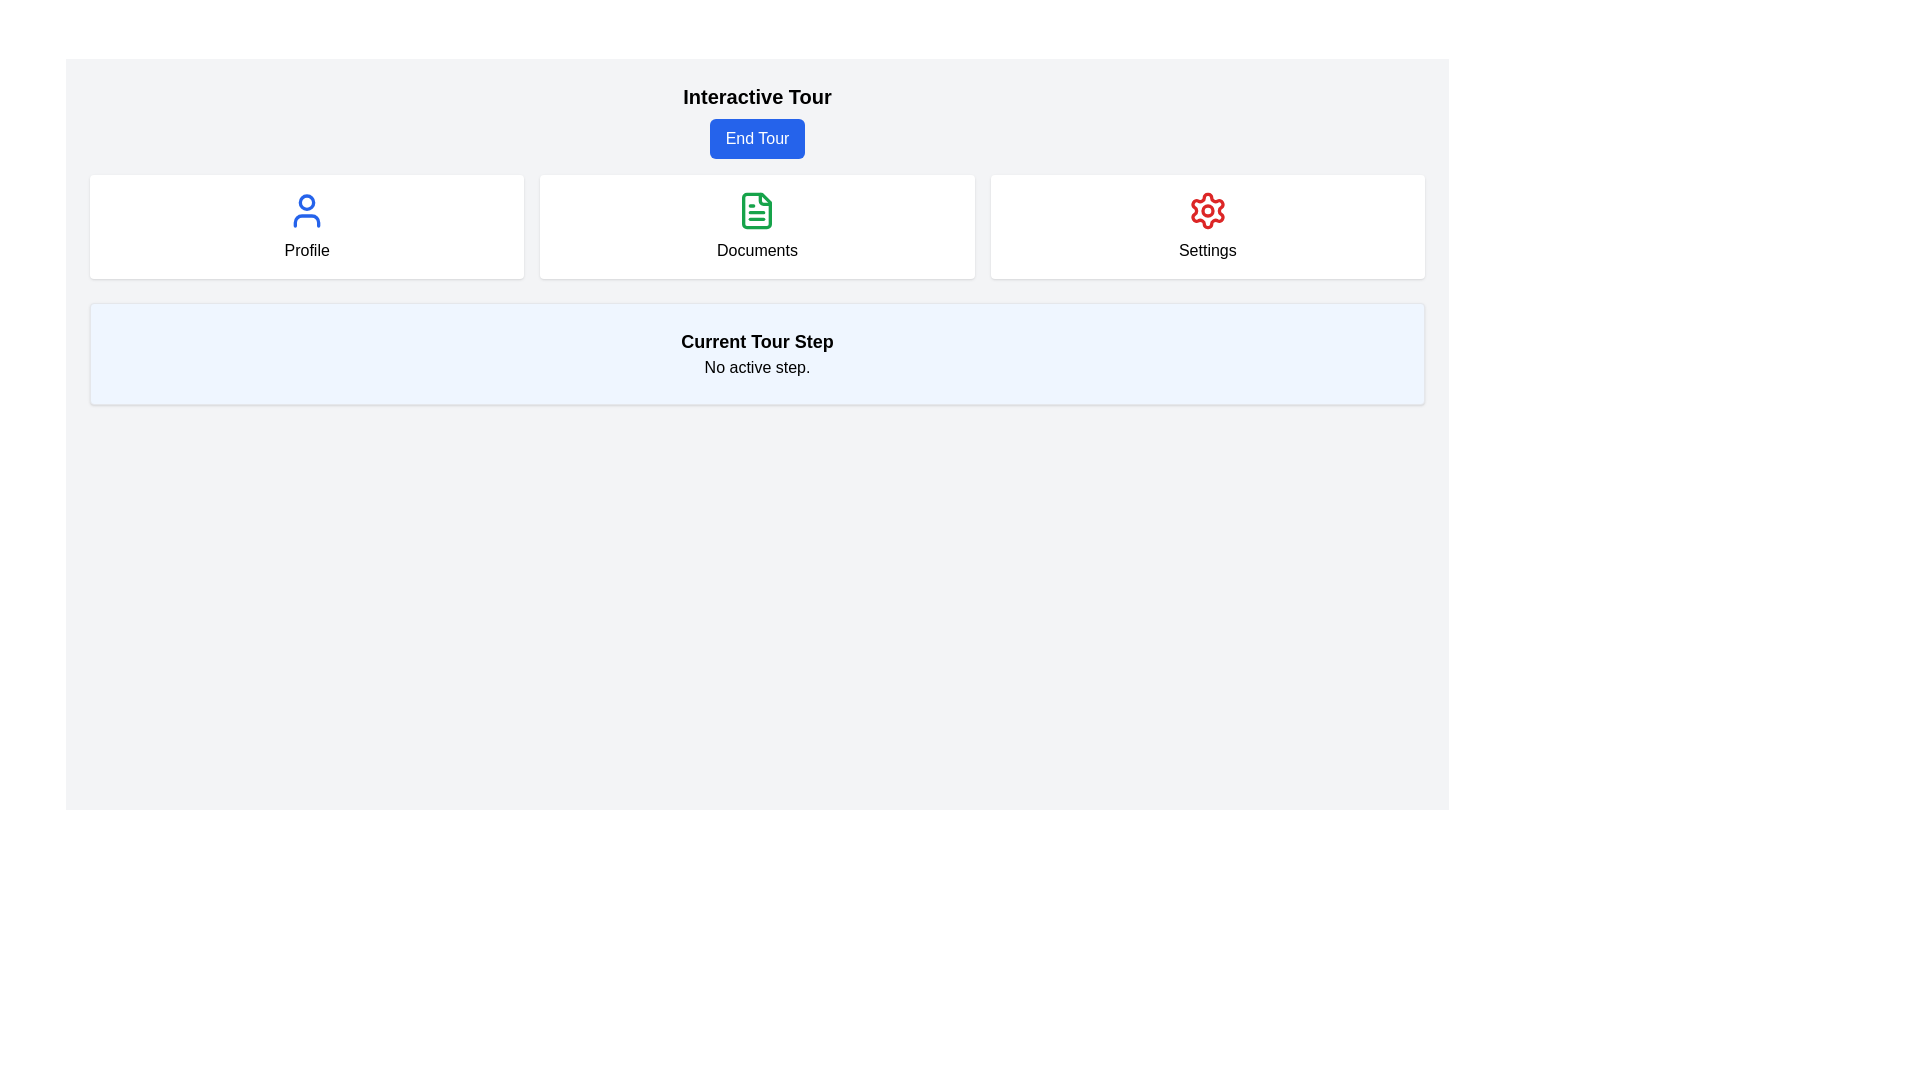 The height and width of the screenshot is (1080, 1920). I want to click on the decorative circle graphic that is positioned in the center of the gear-shaped settings icon, which is the third icon from the left in the top row of the main layout, directly above the 'Settings' label text, so click(1206, 211).